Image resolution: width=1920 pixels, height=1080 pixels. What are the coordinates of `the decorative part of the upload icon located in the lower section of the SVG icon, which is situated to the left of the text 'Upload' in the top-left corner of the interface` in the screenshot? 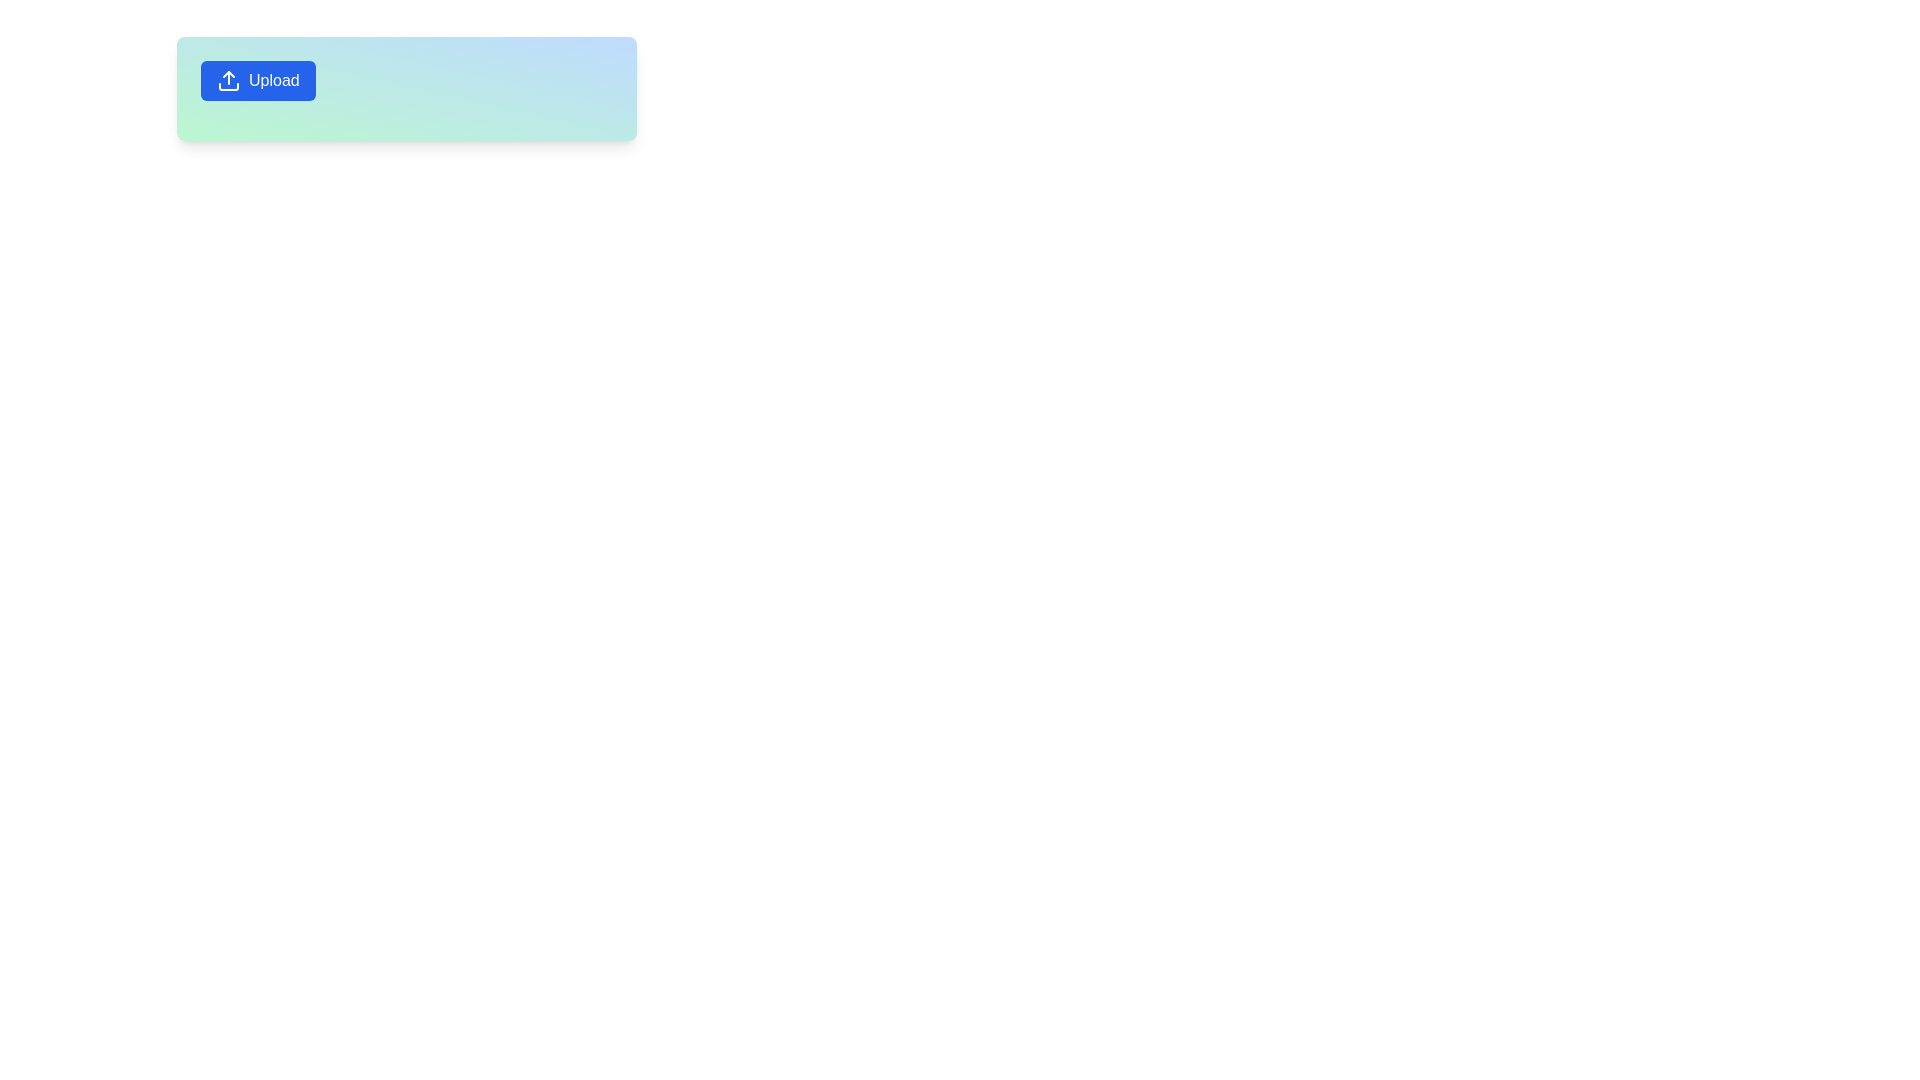 It's located at (229, 86).